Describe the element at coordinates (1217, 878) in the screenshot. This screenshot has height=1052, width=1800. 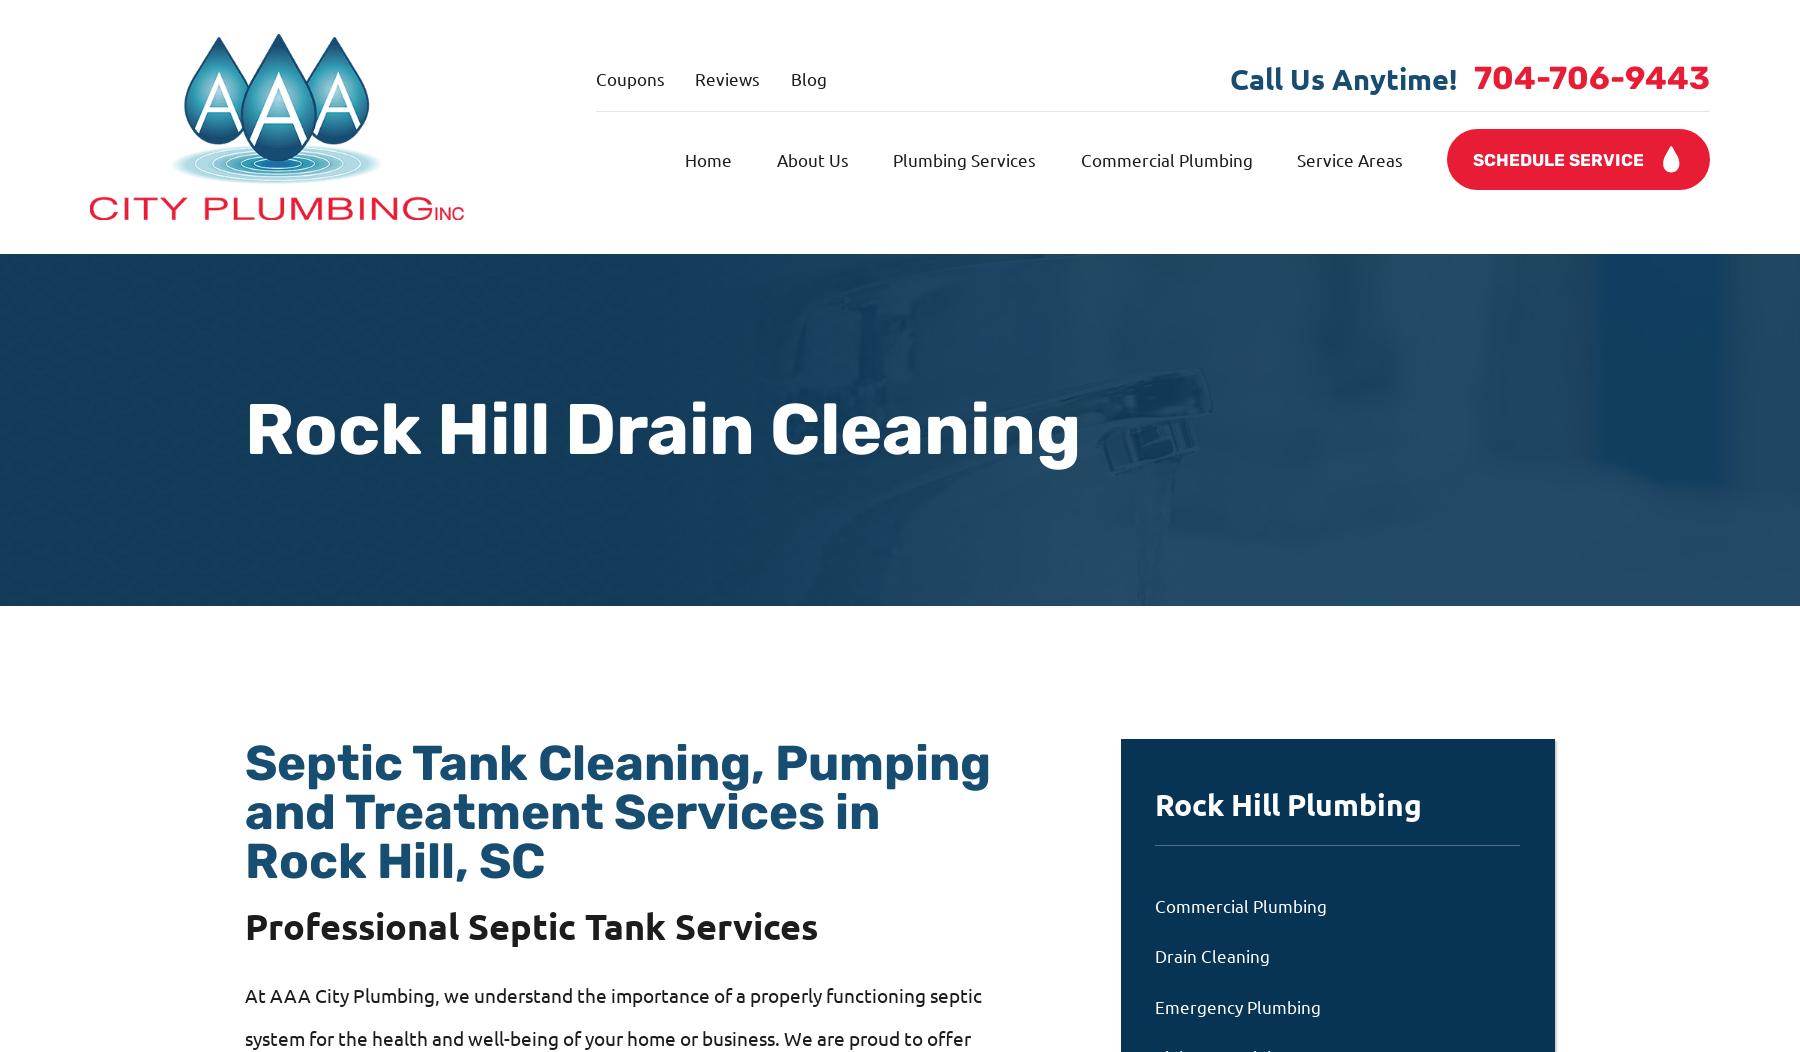
I see `'30+ Years In The Family'` at that location.